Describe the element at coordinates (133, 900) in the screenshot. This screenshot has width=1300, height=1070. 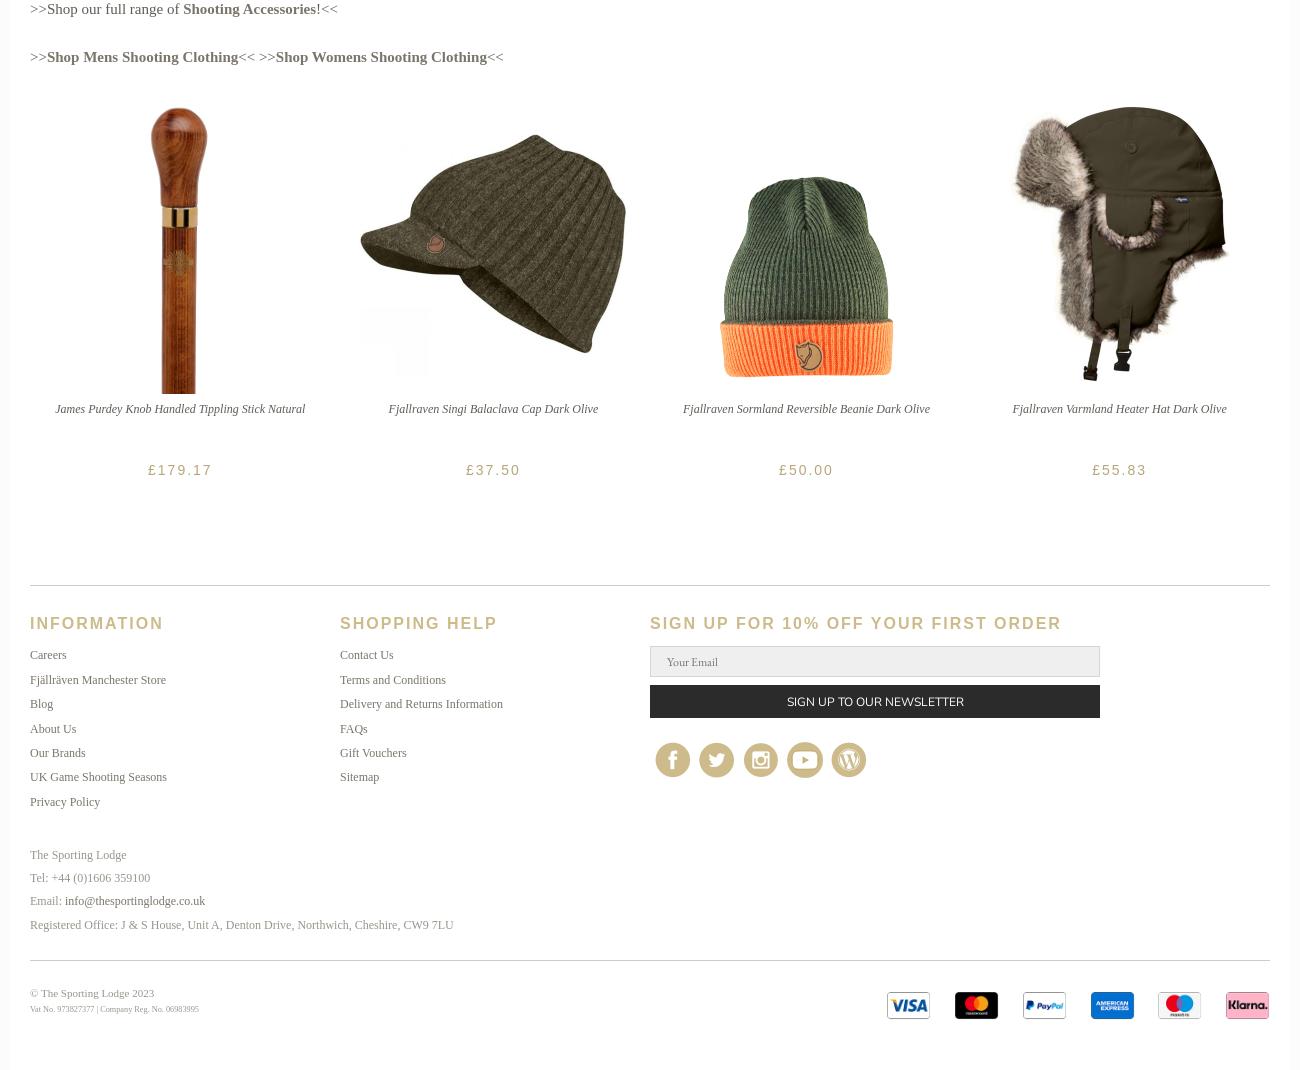
I see `'info@thesportinglodge.co.uk'` at that location.